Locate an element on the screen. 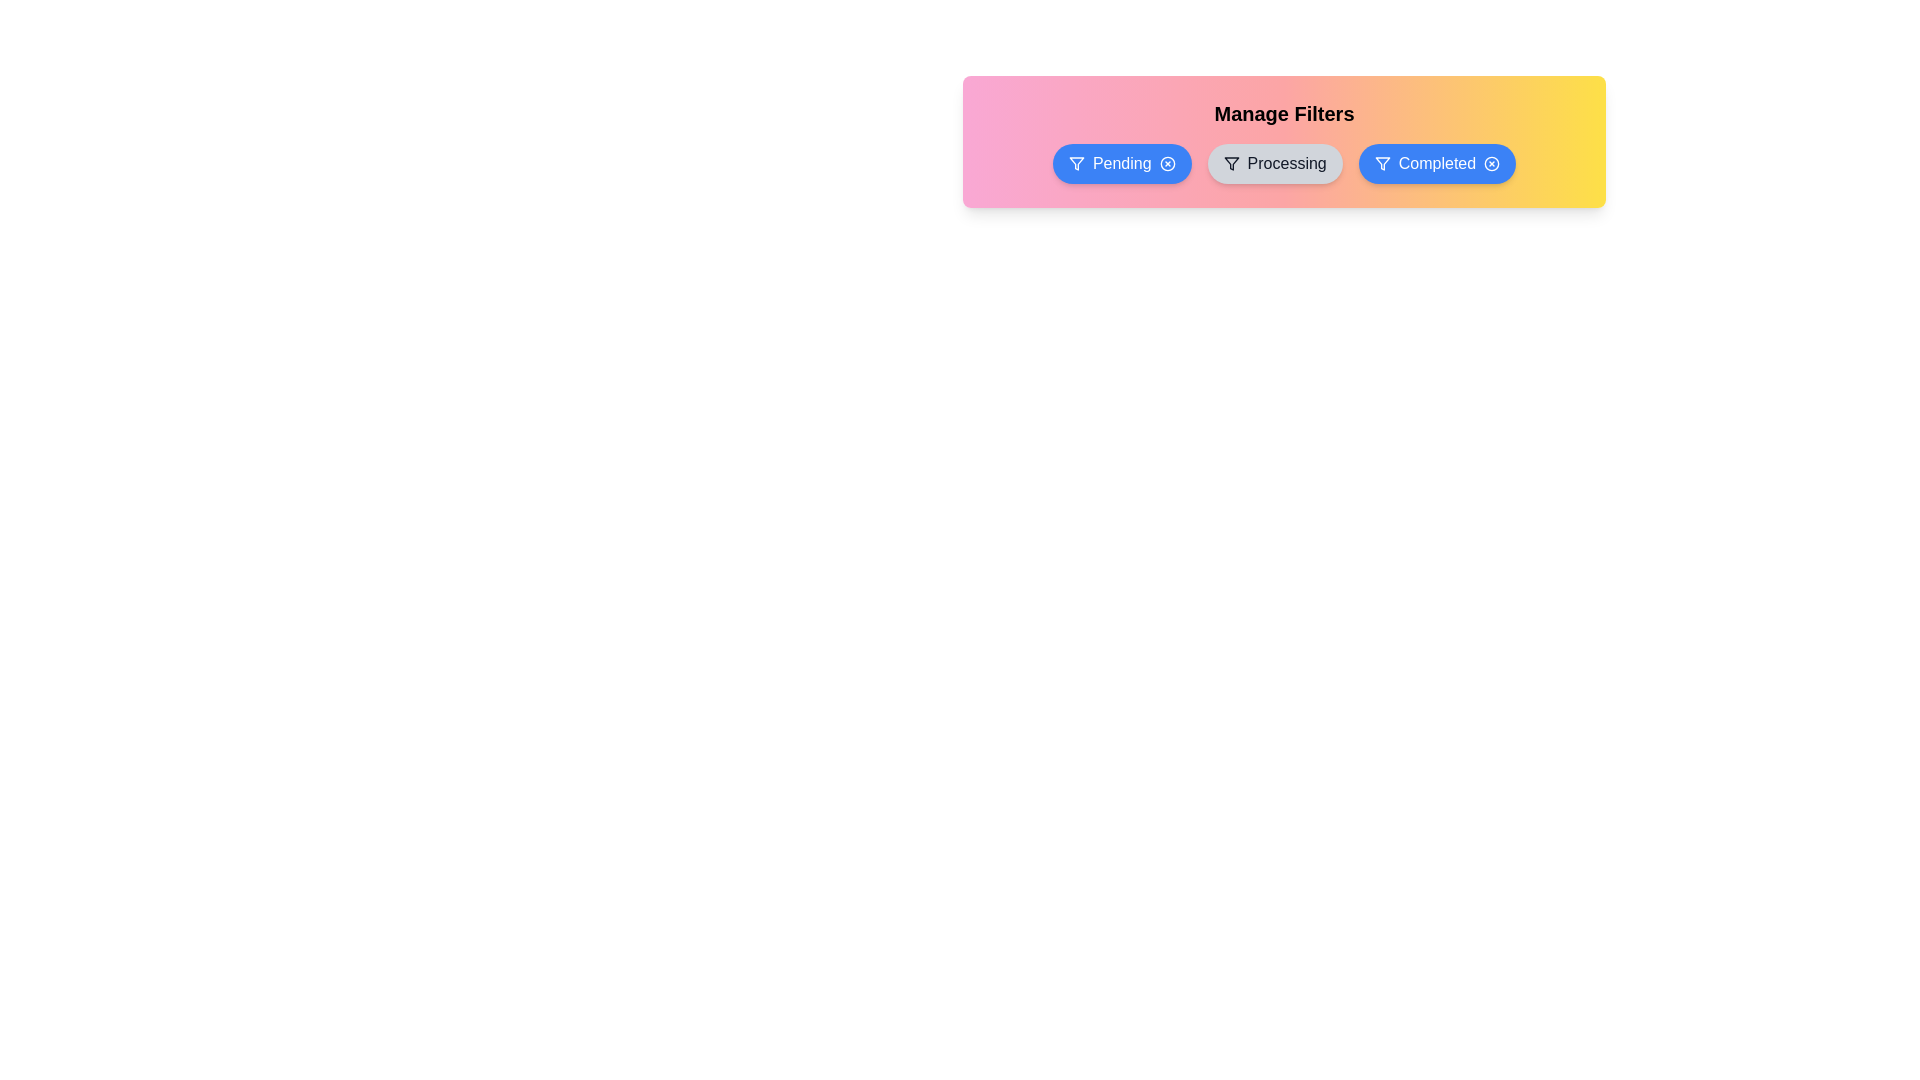 The width and height of the screenshot is (1920, 1080). the filter Pending is located at coordinates (1122, 163).